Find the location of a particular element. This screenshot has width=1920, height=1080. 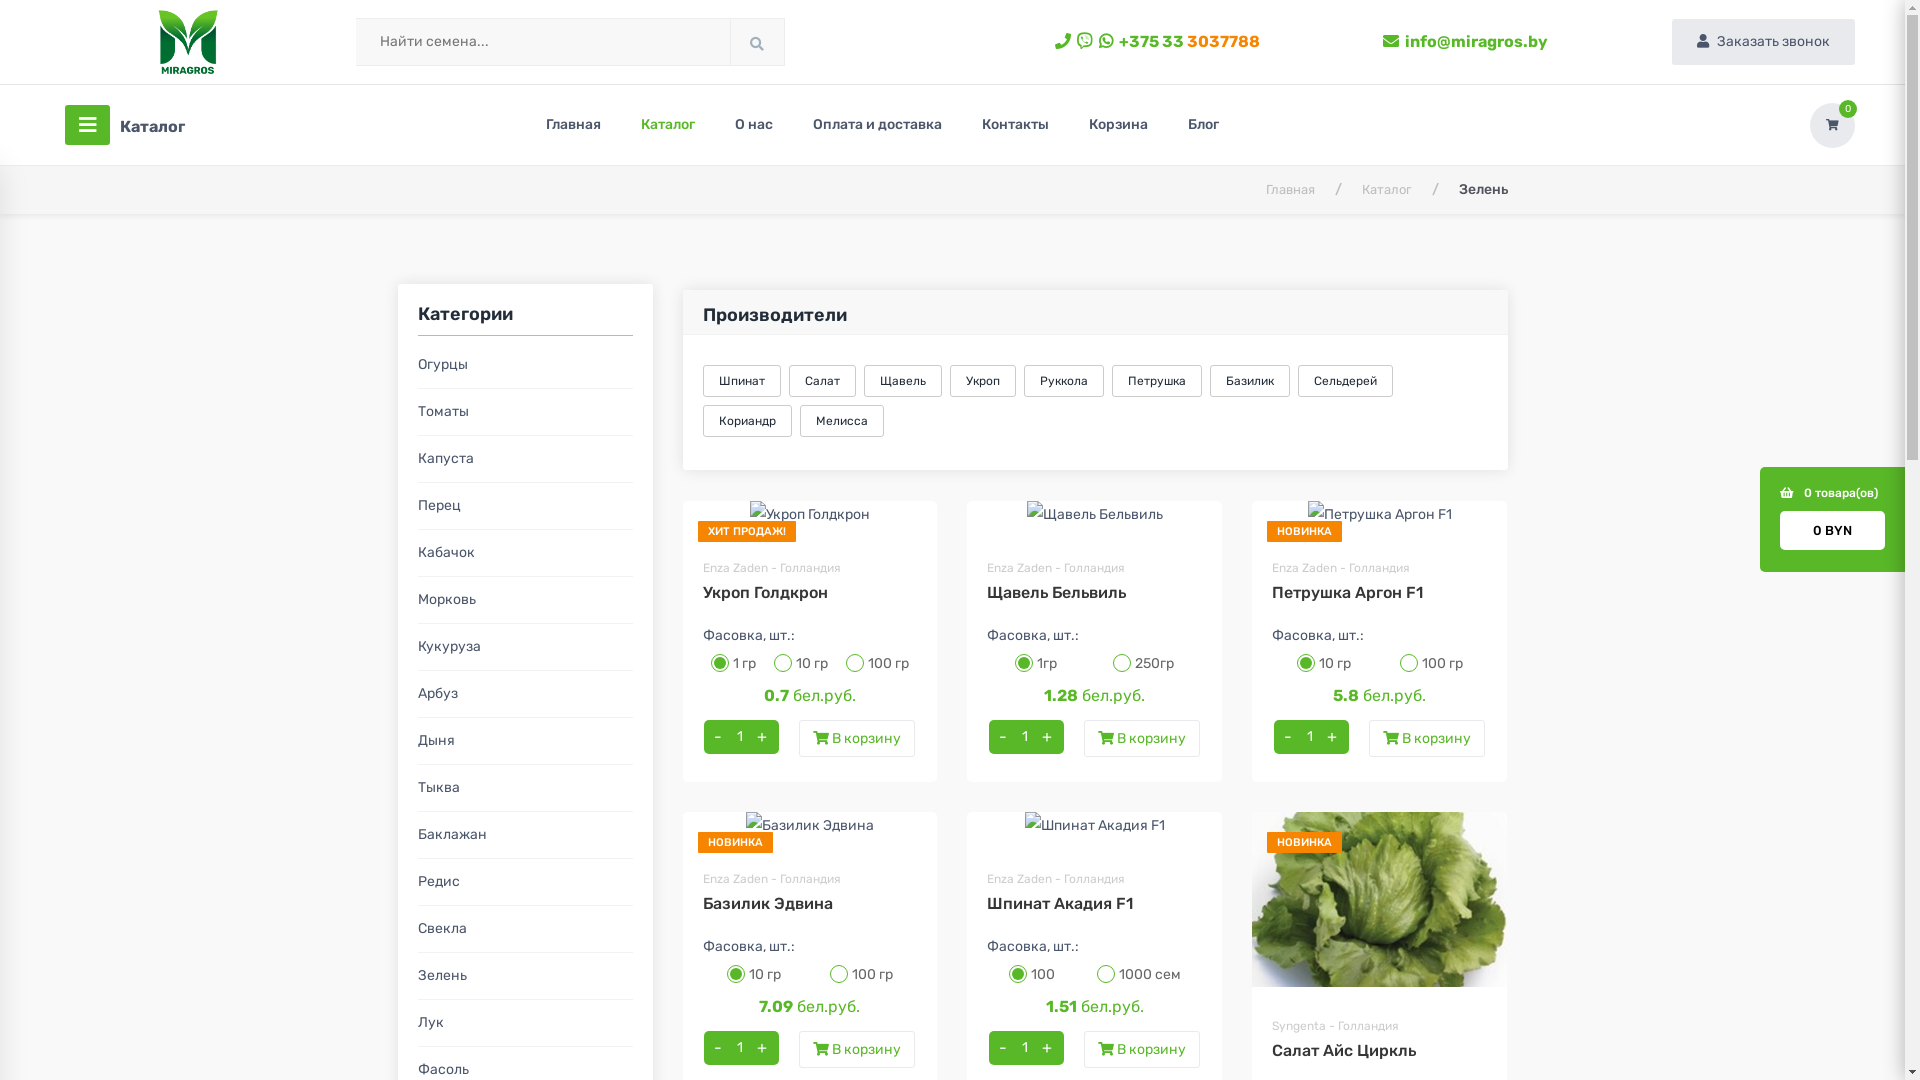

'info@miragros.by' is located at coordinates (1465, 42).